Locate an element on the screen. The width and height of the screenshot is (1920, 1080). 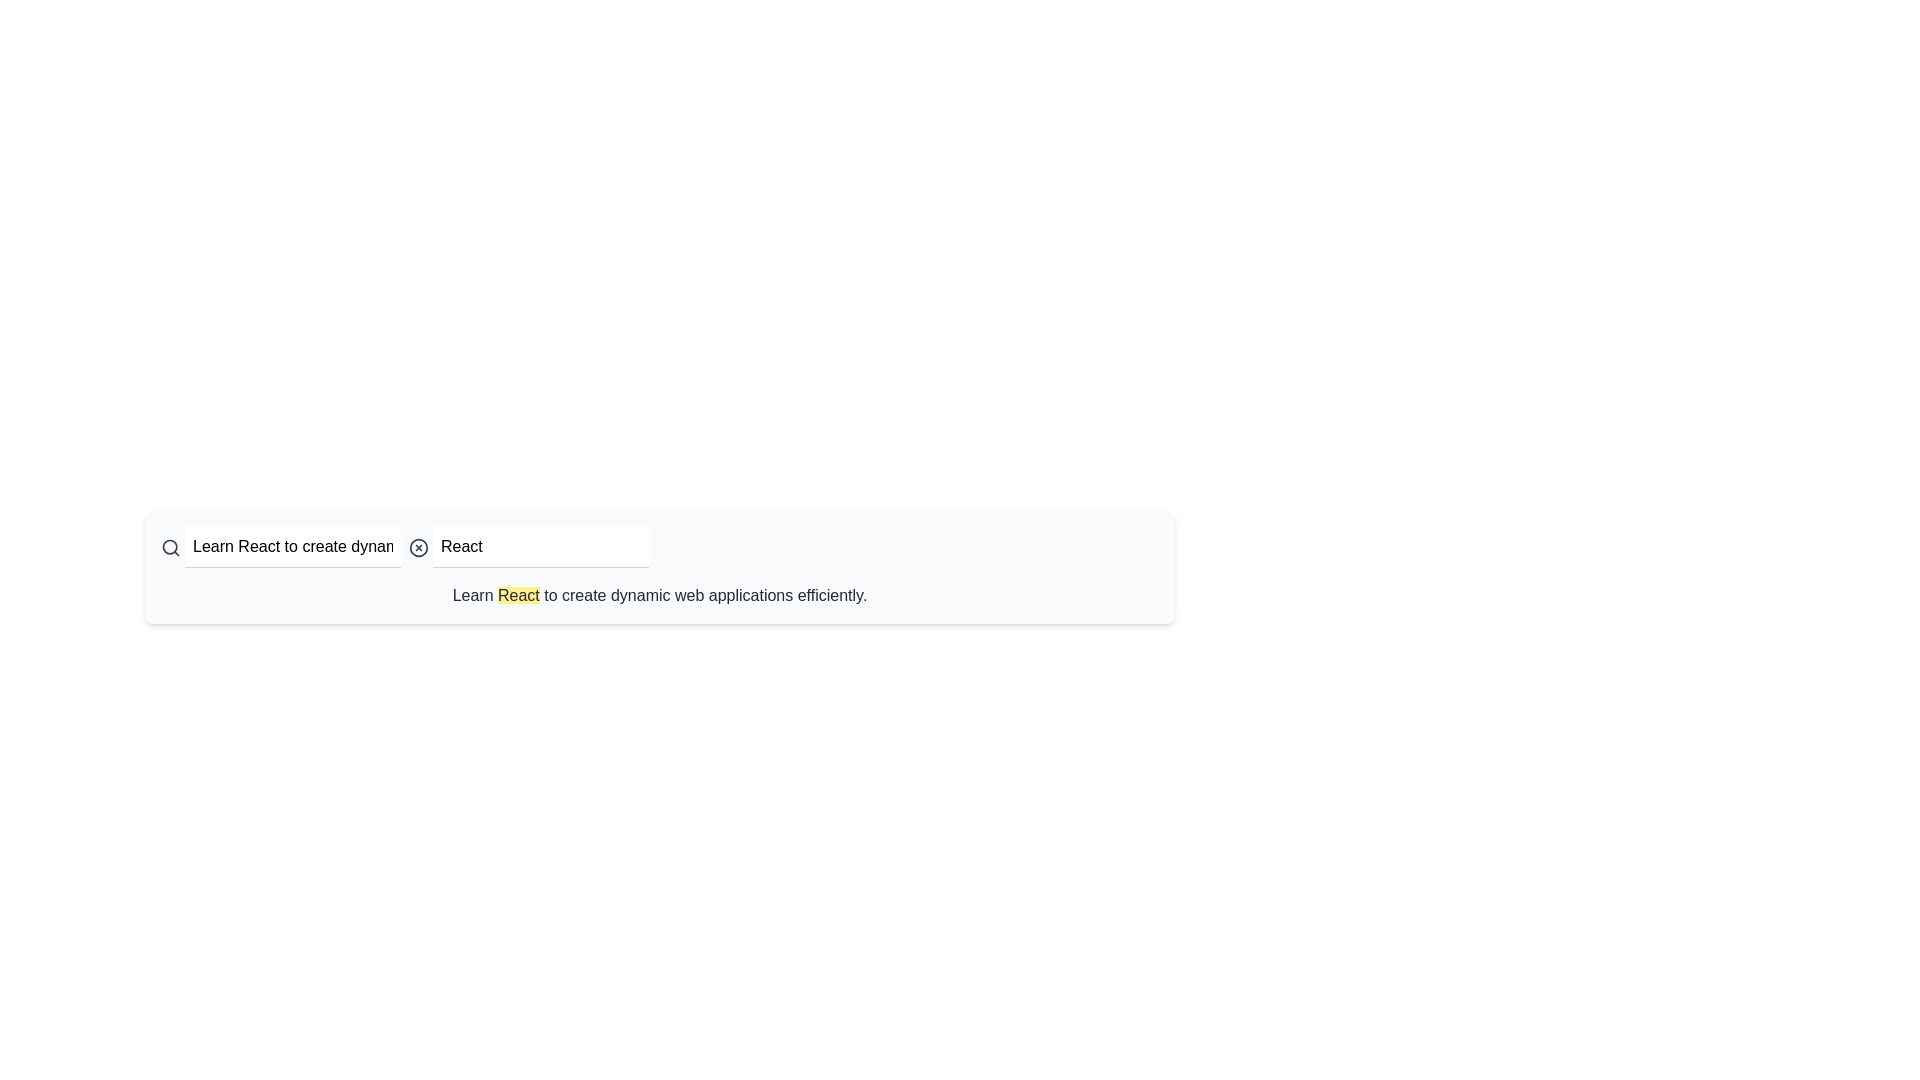
the search input field to focus on it for user input is located at coordinates (541, 547).